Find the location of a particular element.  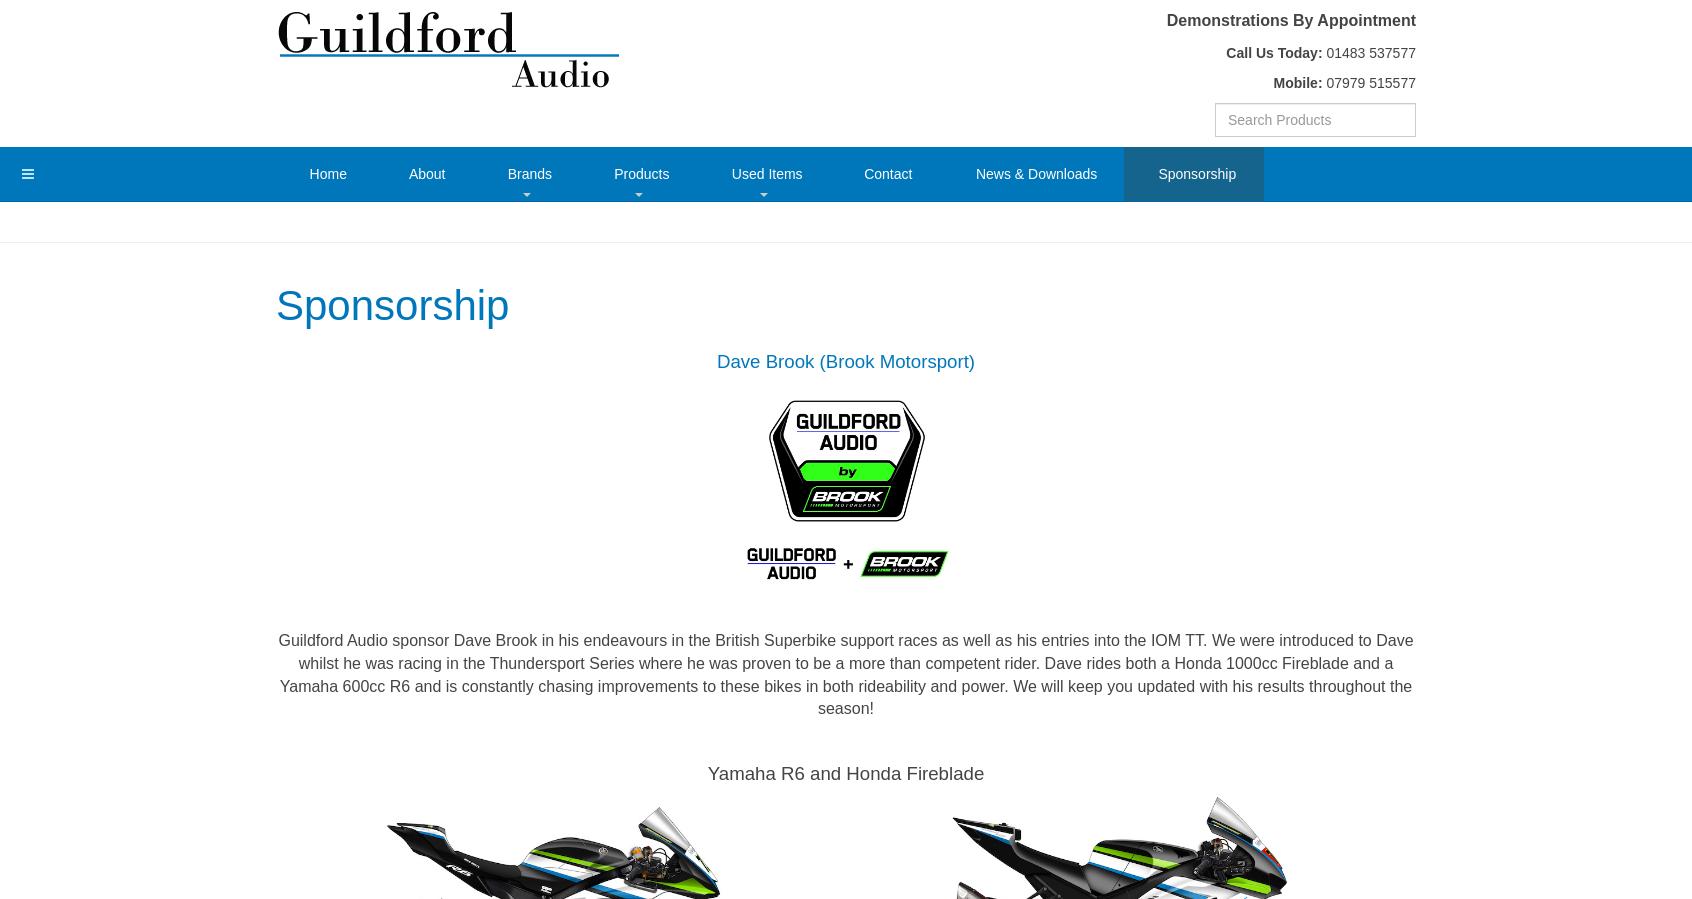

'Used Items' is located at coordinates (765, 172).